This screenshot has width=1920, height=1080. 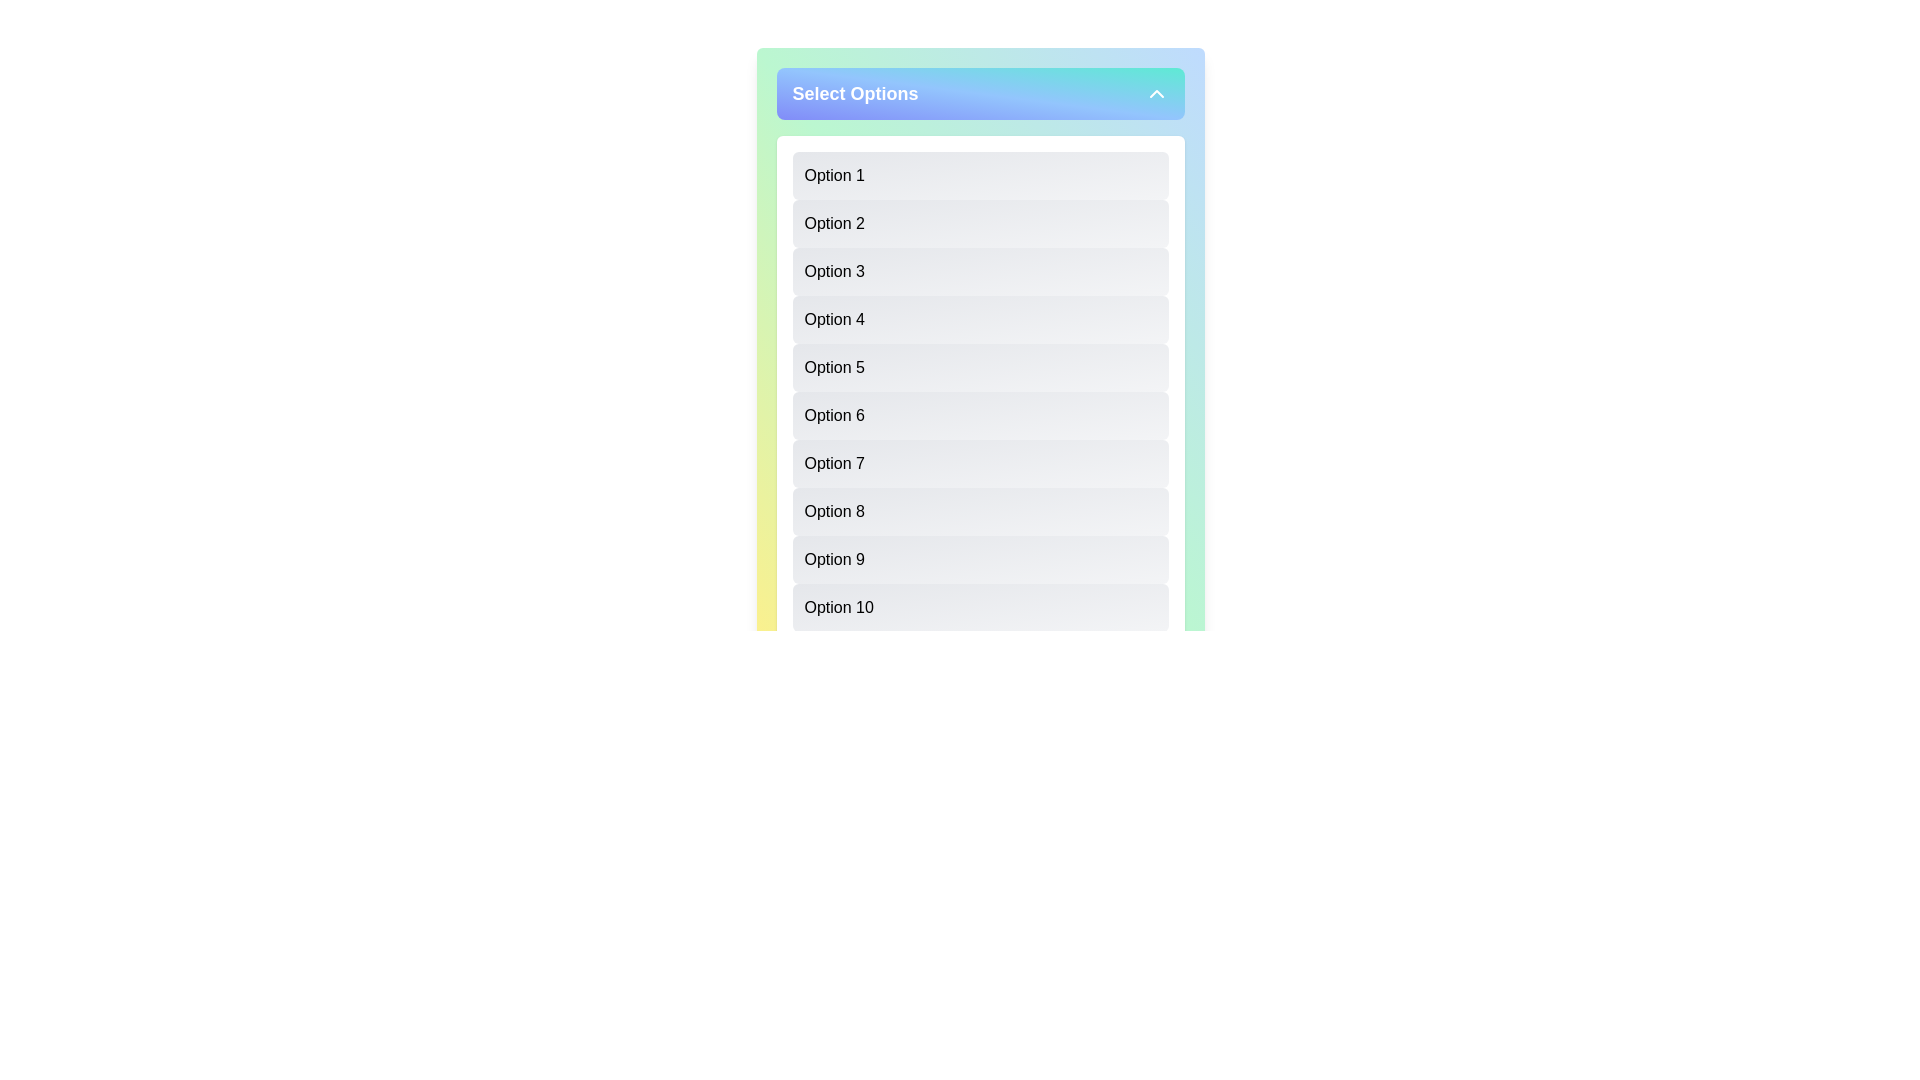 I want to click on the 'Option 2' button-like list item, which is a horizontal rectangular box with rounded corners and a gradient background, so click(x=980, y=223).